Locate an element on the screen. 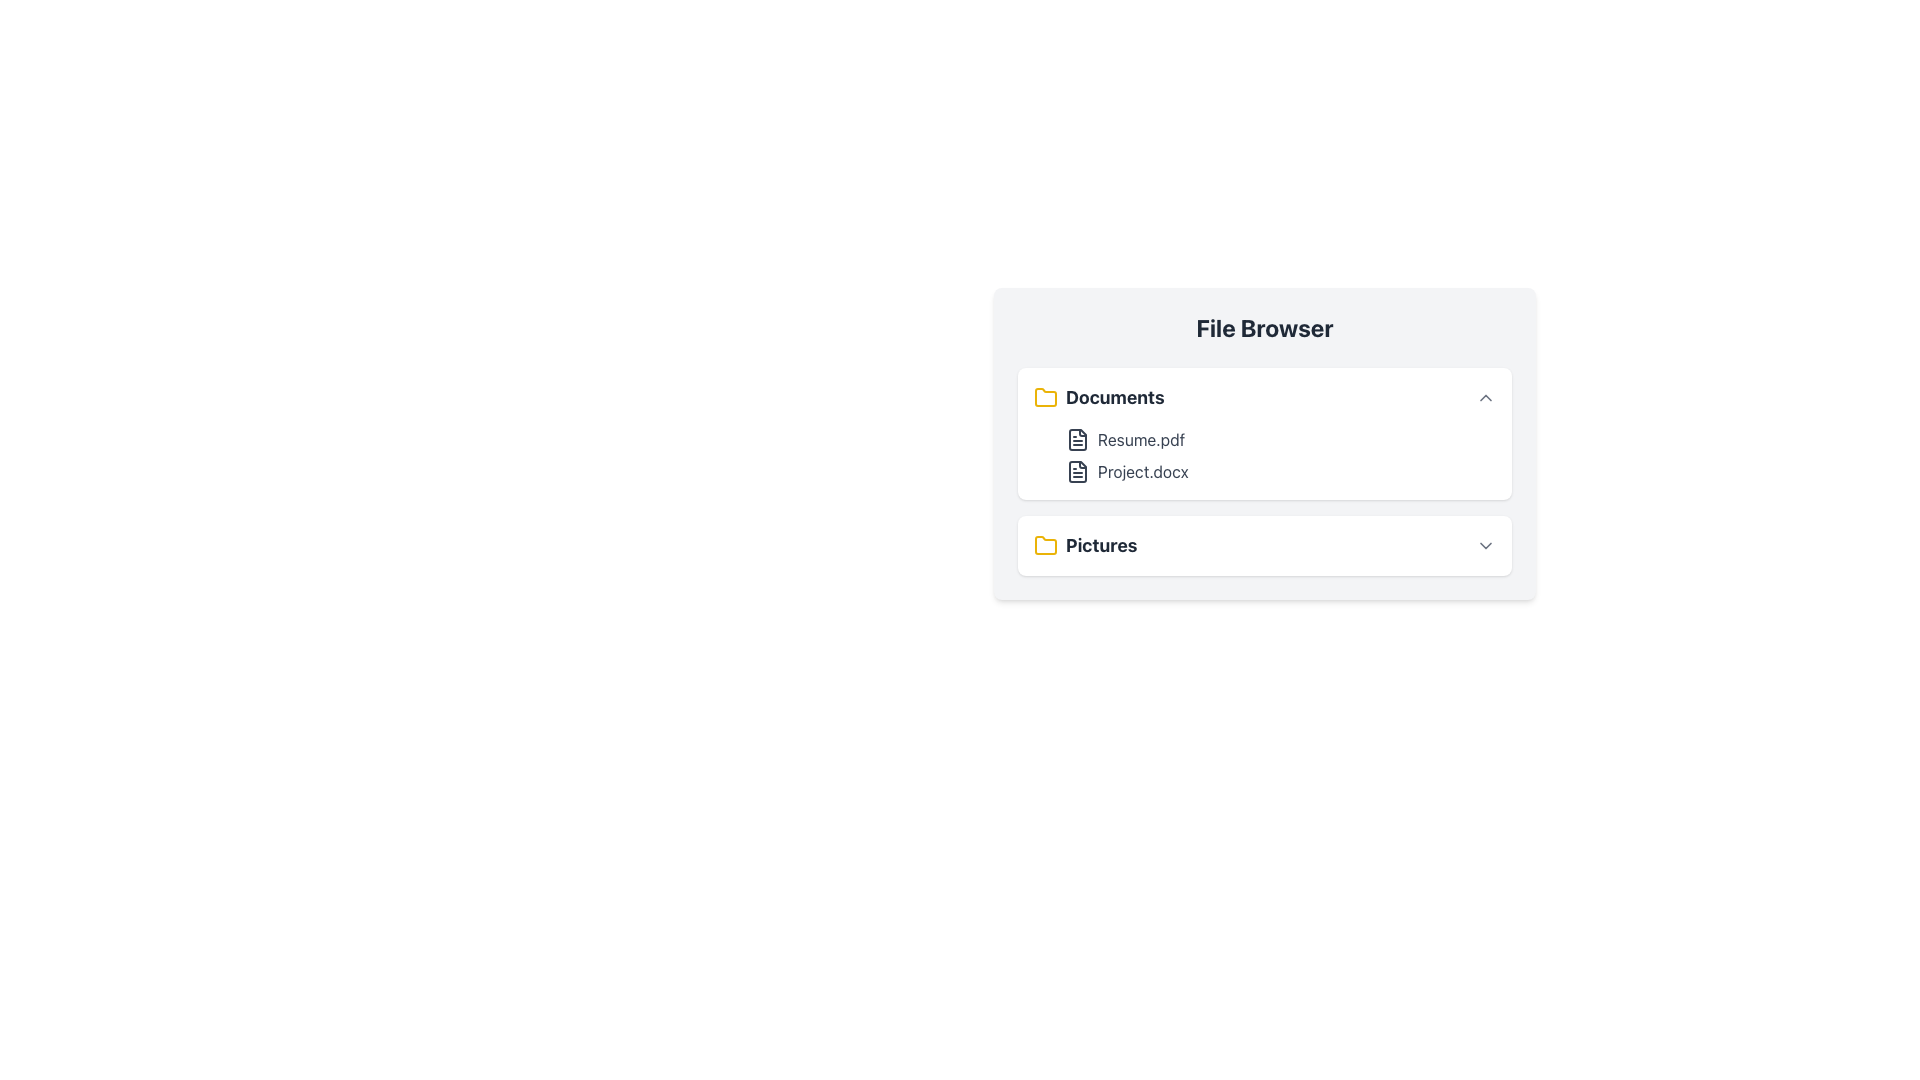  the file name 'Resume.pdf' located is located at coordinates (1264, 455).